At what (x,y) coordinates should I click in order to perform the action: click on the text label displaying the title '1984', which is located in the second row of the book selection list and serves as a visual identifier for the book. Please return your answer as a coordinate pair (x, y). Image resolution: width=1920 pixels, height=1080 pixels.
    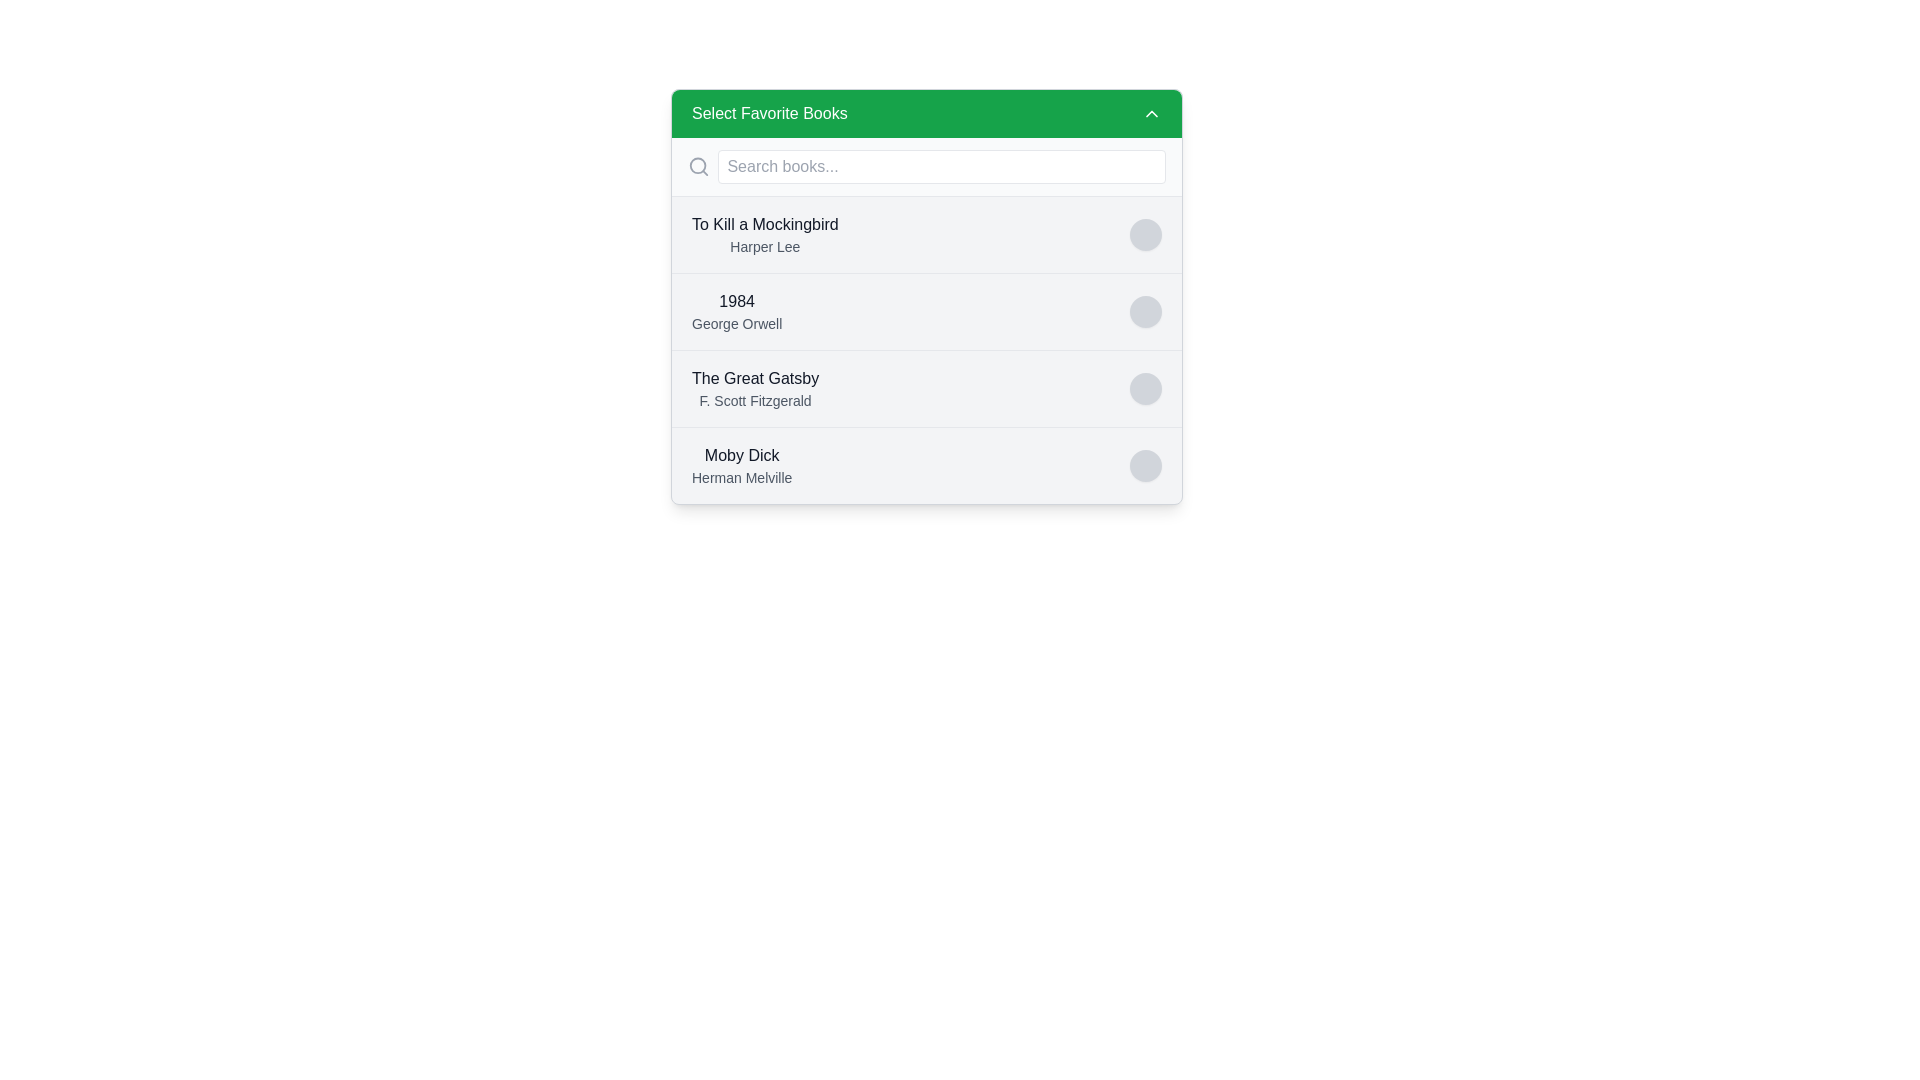
    Looking at the image, I should click on (736, 301).